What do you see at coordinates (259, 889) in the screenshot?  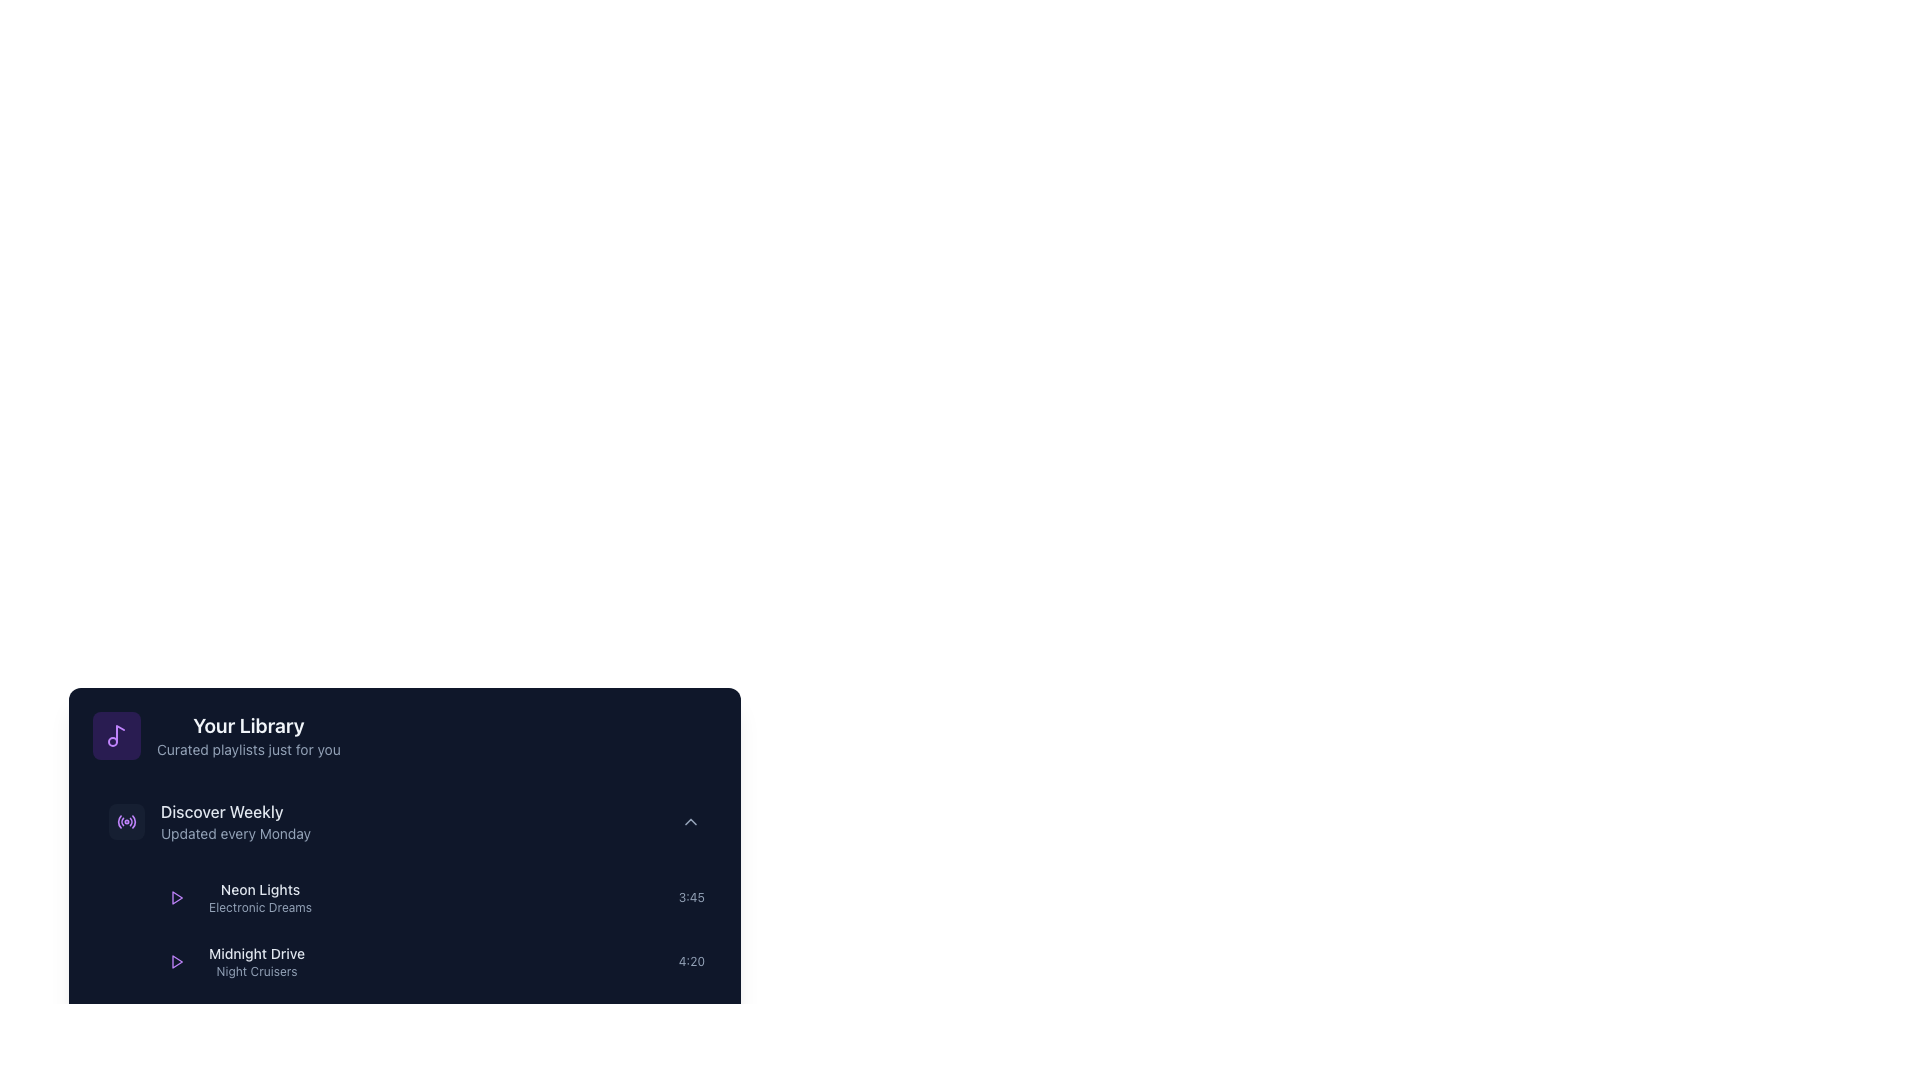 I see `the non-interactive text label representing the title of a playlist or category located in the 'Your Library' section, positioned above 'Electronic Dreams'` at bounding box center [259, 889].